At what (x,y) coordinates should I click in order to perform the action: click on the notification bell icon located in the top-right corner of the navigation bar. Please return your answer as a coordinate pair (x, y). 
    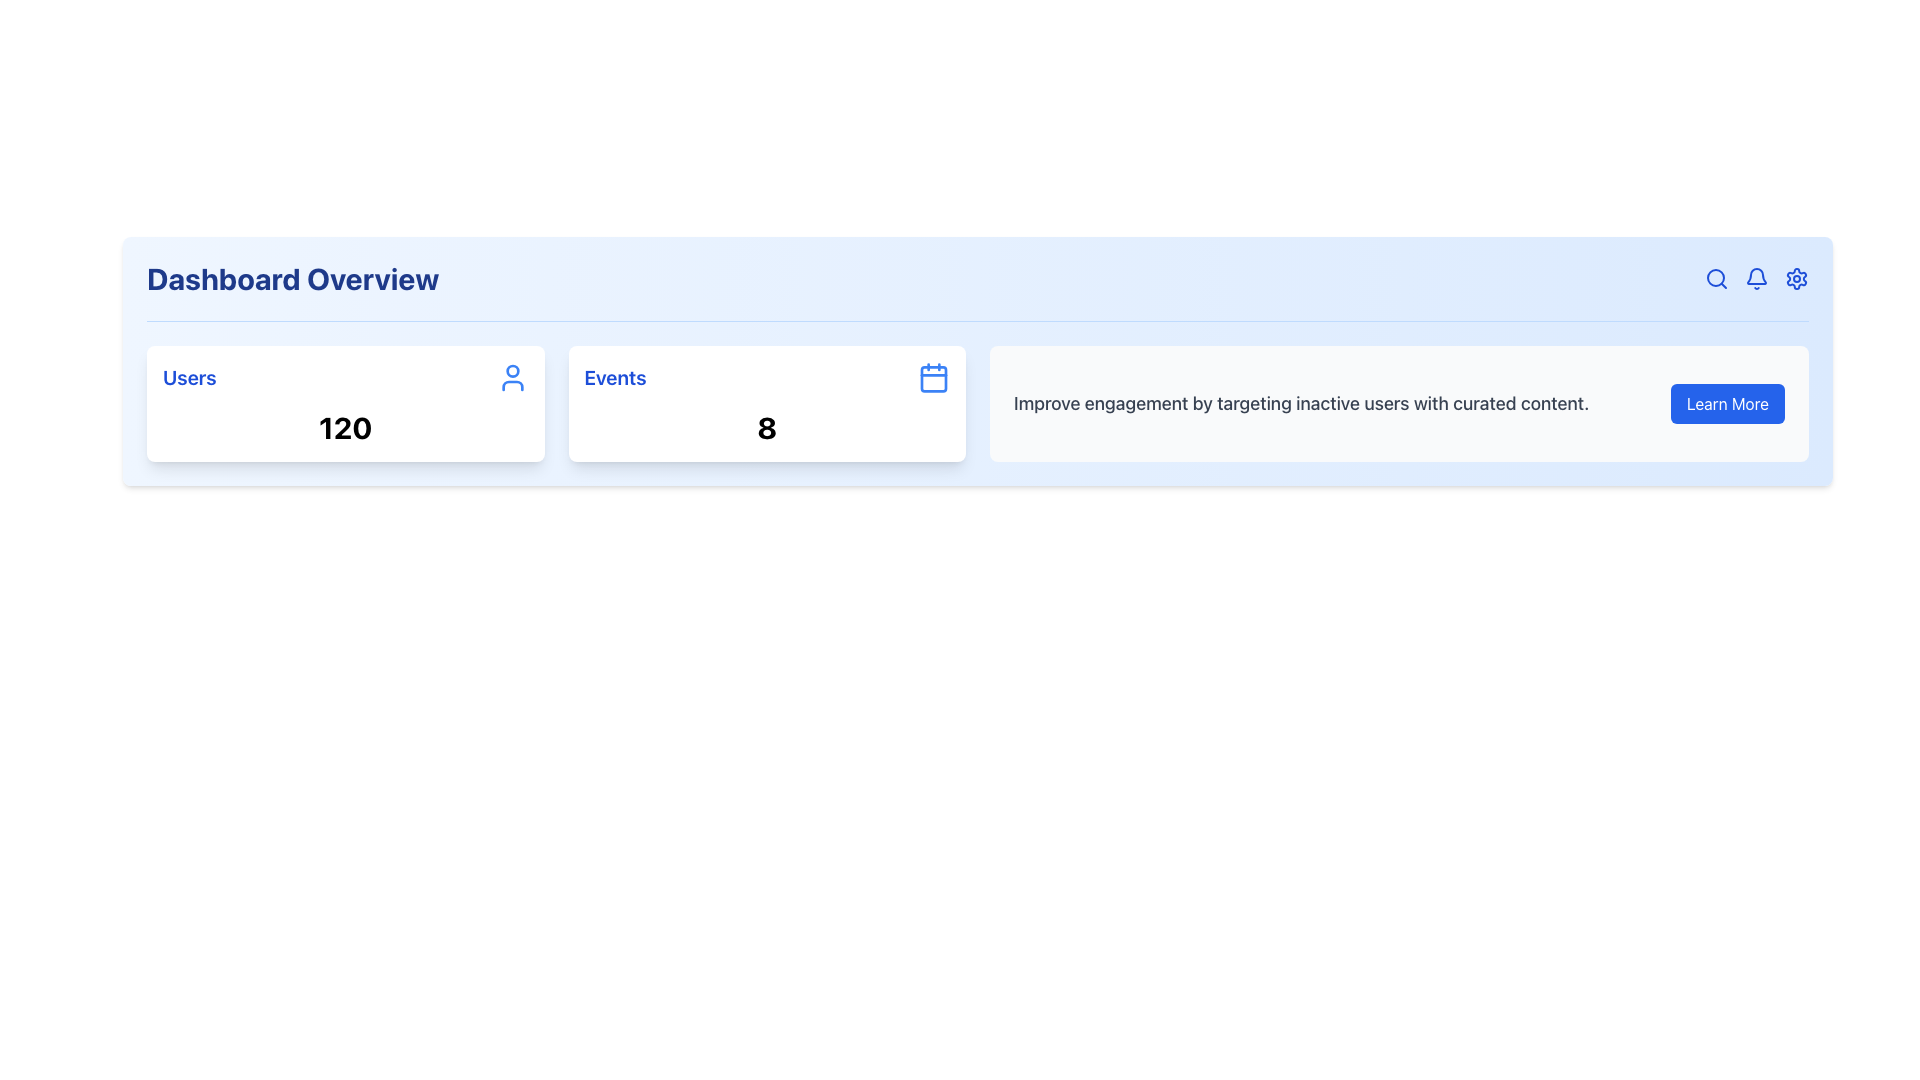
    Looking at the image, I should click on (1755, 278).